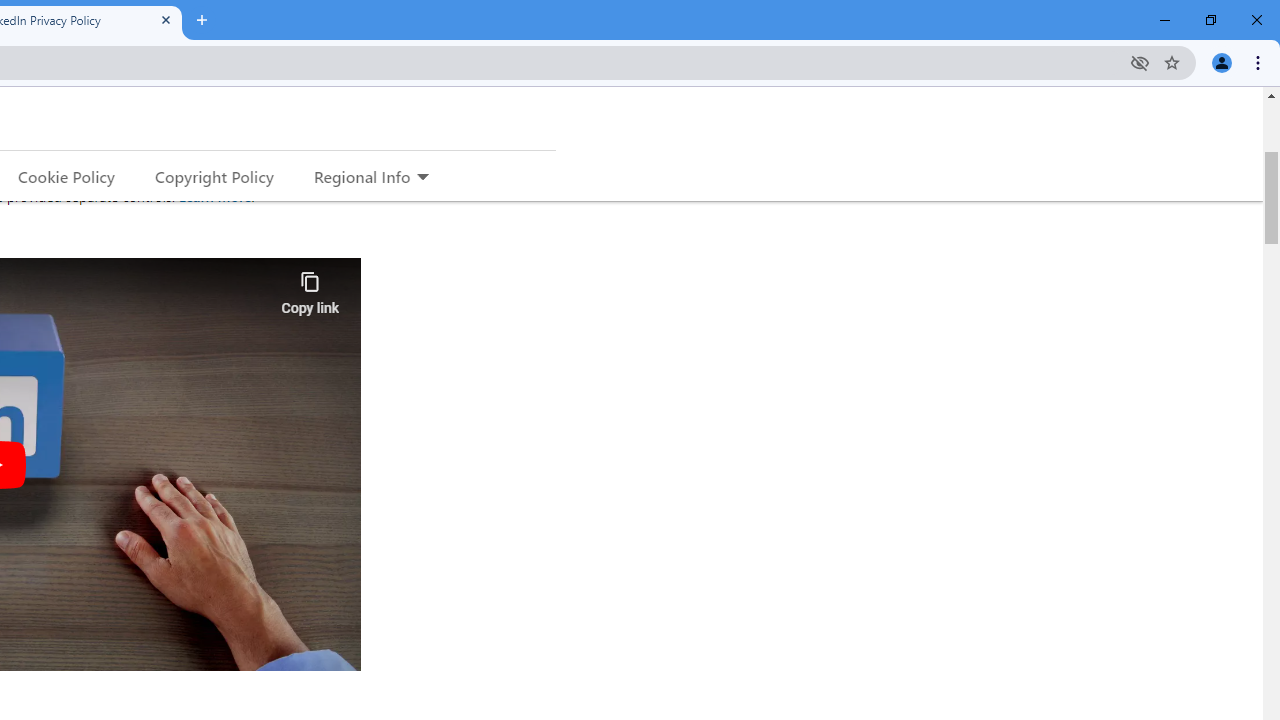 This screenshot has width=1280, height=720. I want to click on 'Copyright Policy', so click(213, 175).